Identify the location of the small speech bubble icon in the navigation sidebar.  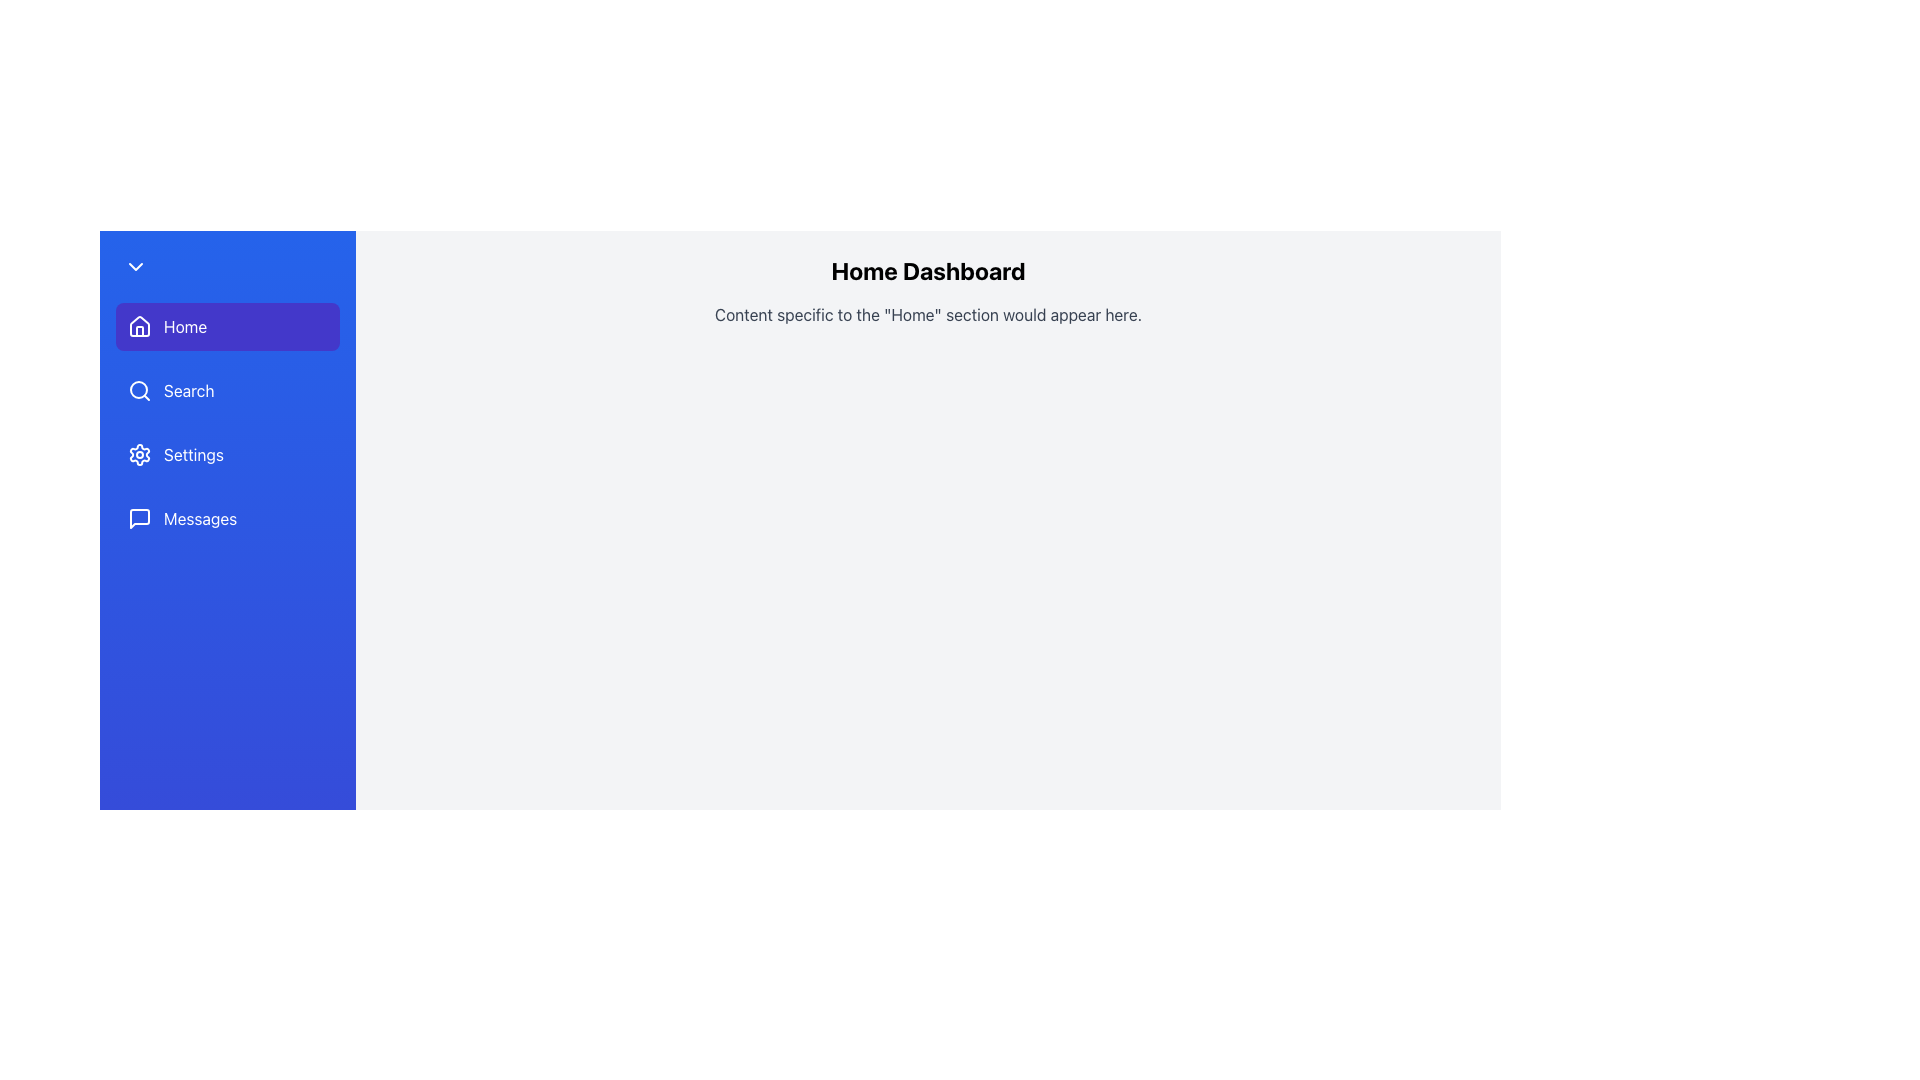
(138, 518).